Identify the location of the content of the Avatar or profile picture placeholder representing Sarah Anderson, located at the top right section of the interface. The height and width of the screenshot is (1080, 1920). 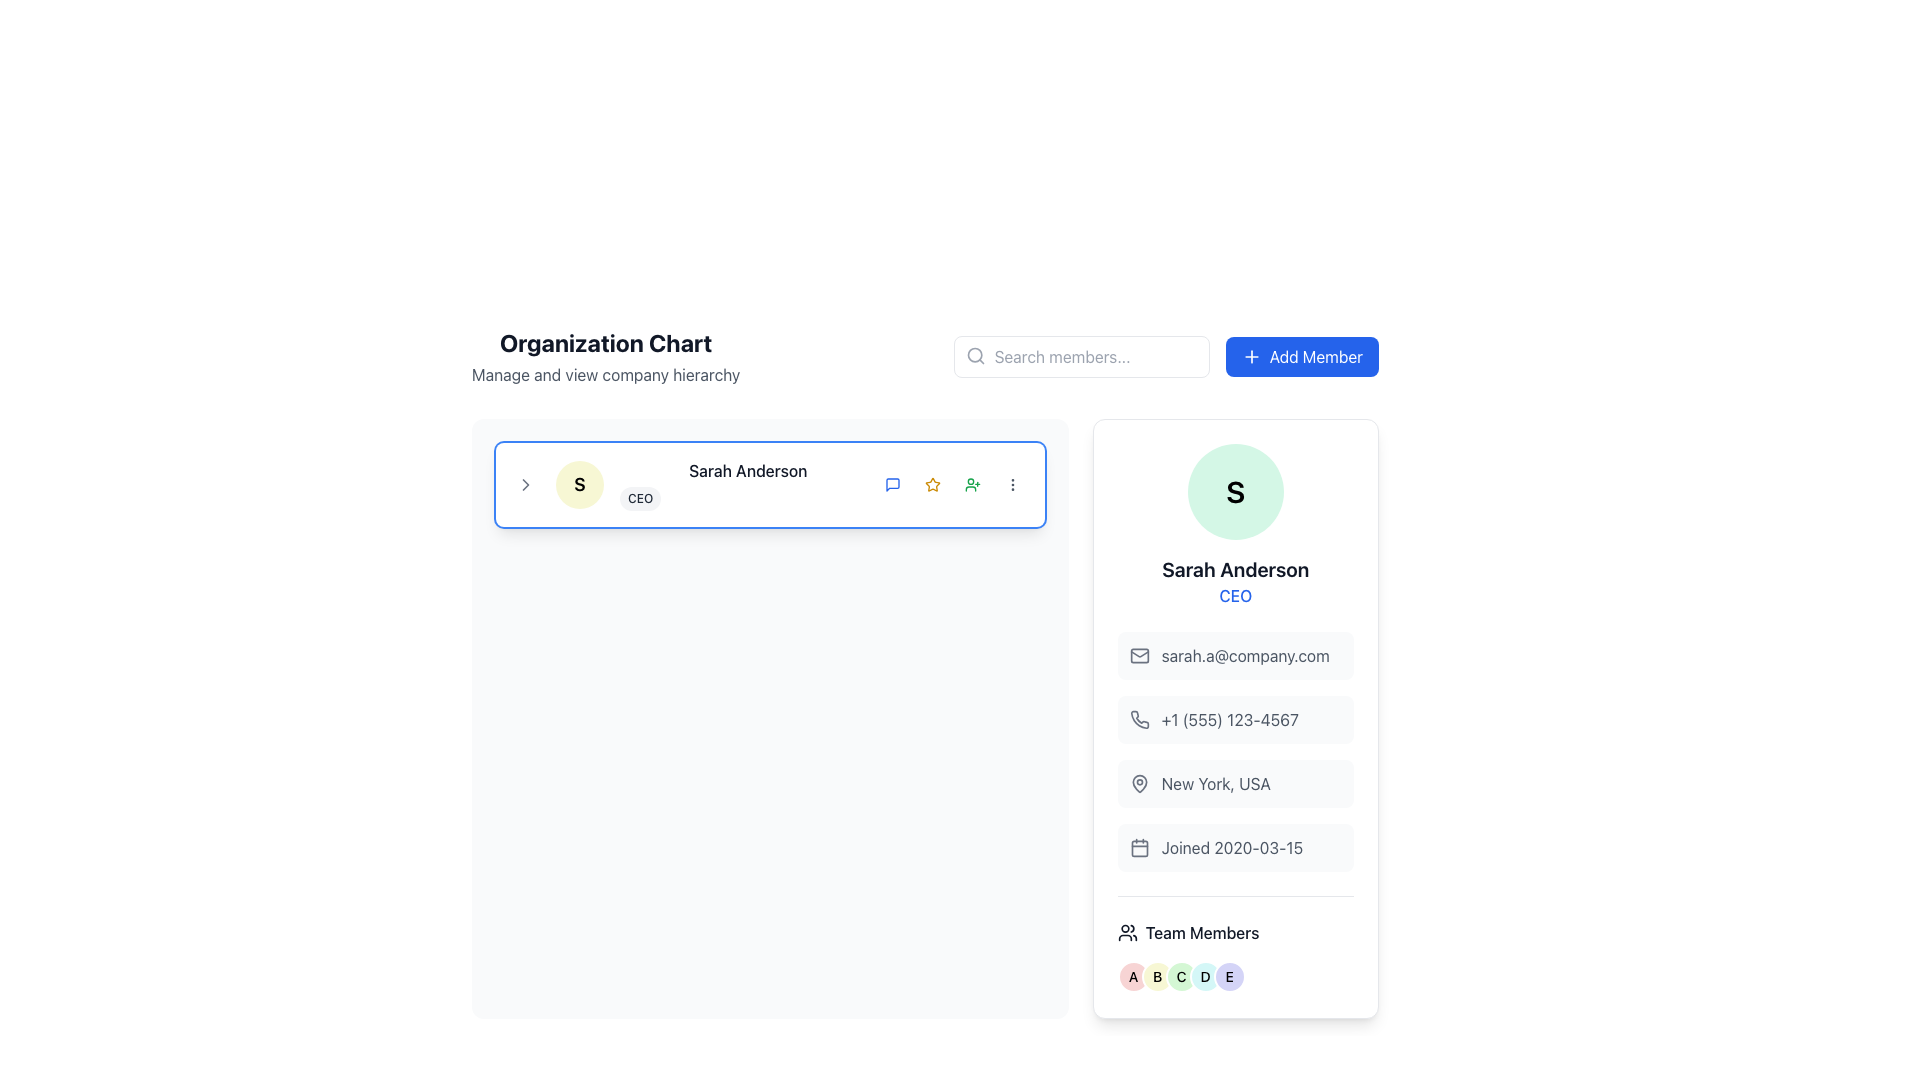
(1234, 492).